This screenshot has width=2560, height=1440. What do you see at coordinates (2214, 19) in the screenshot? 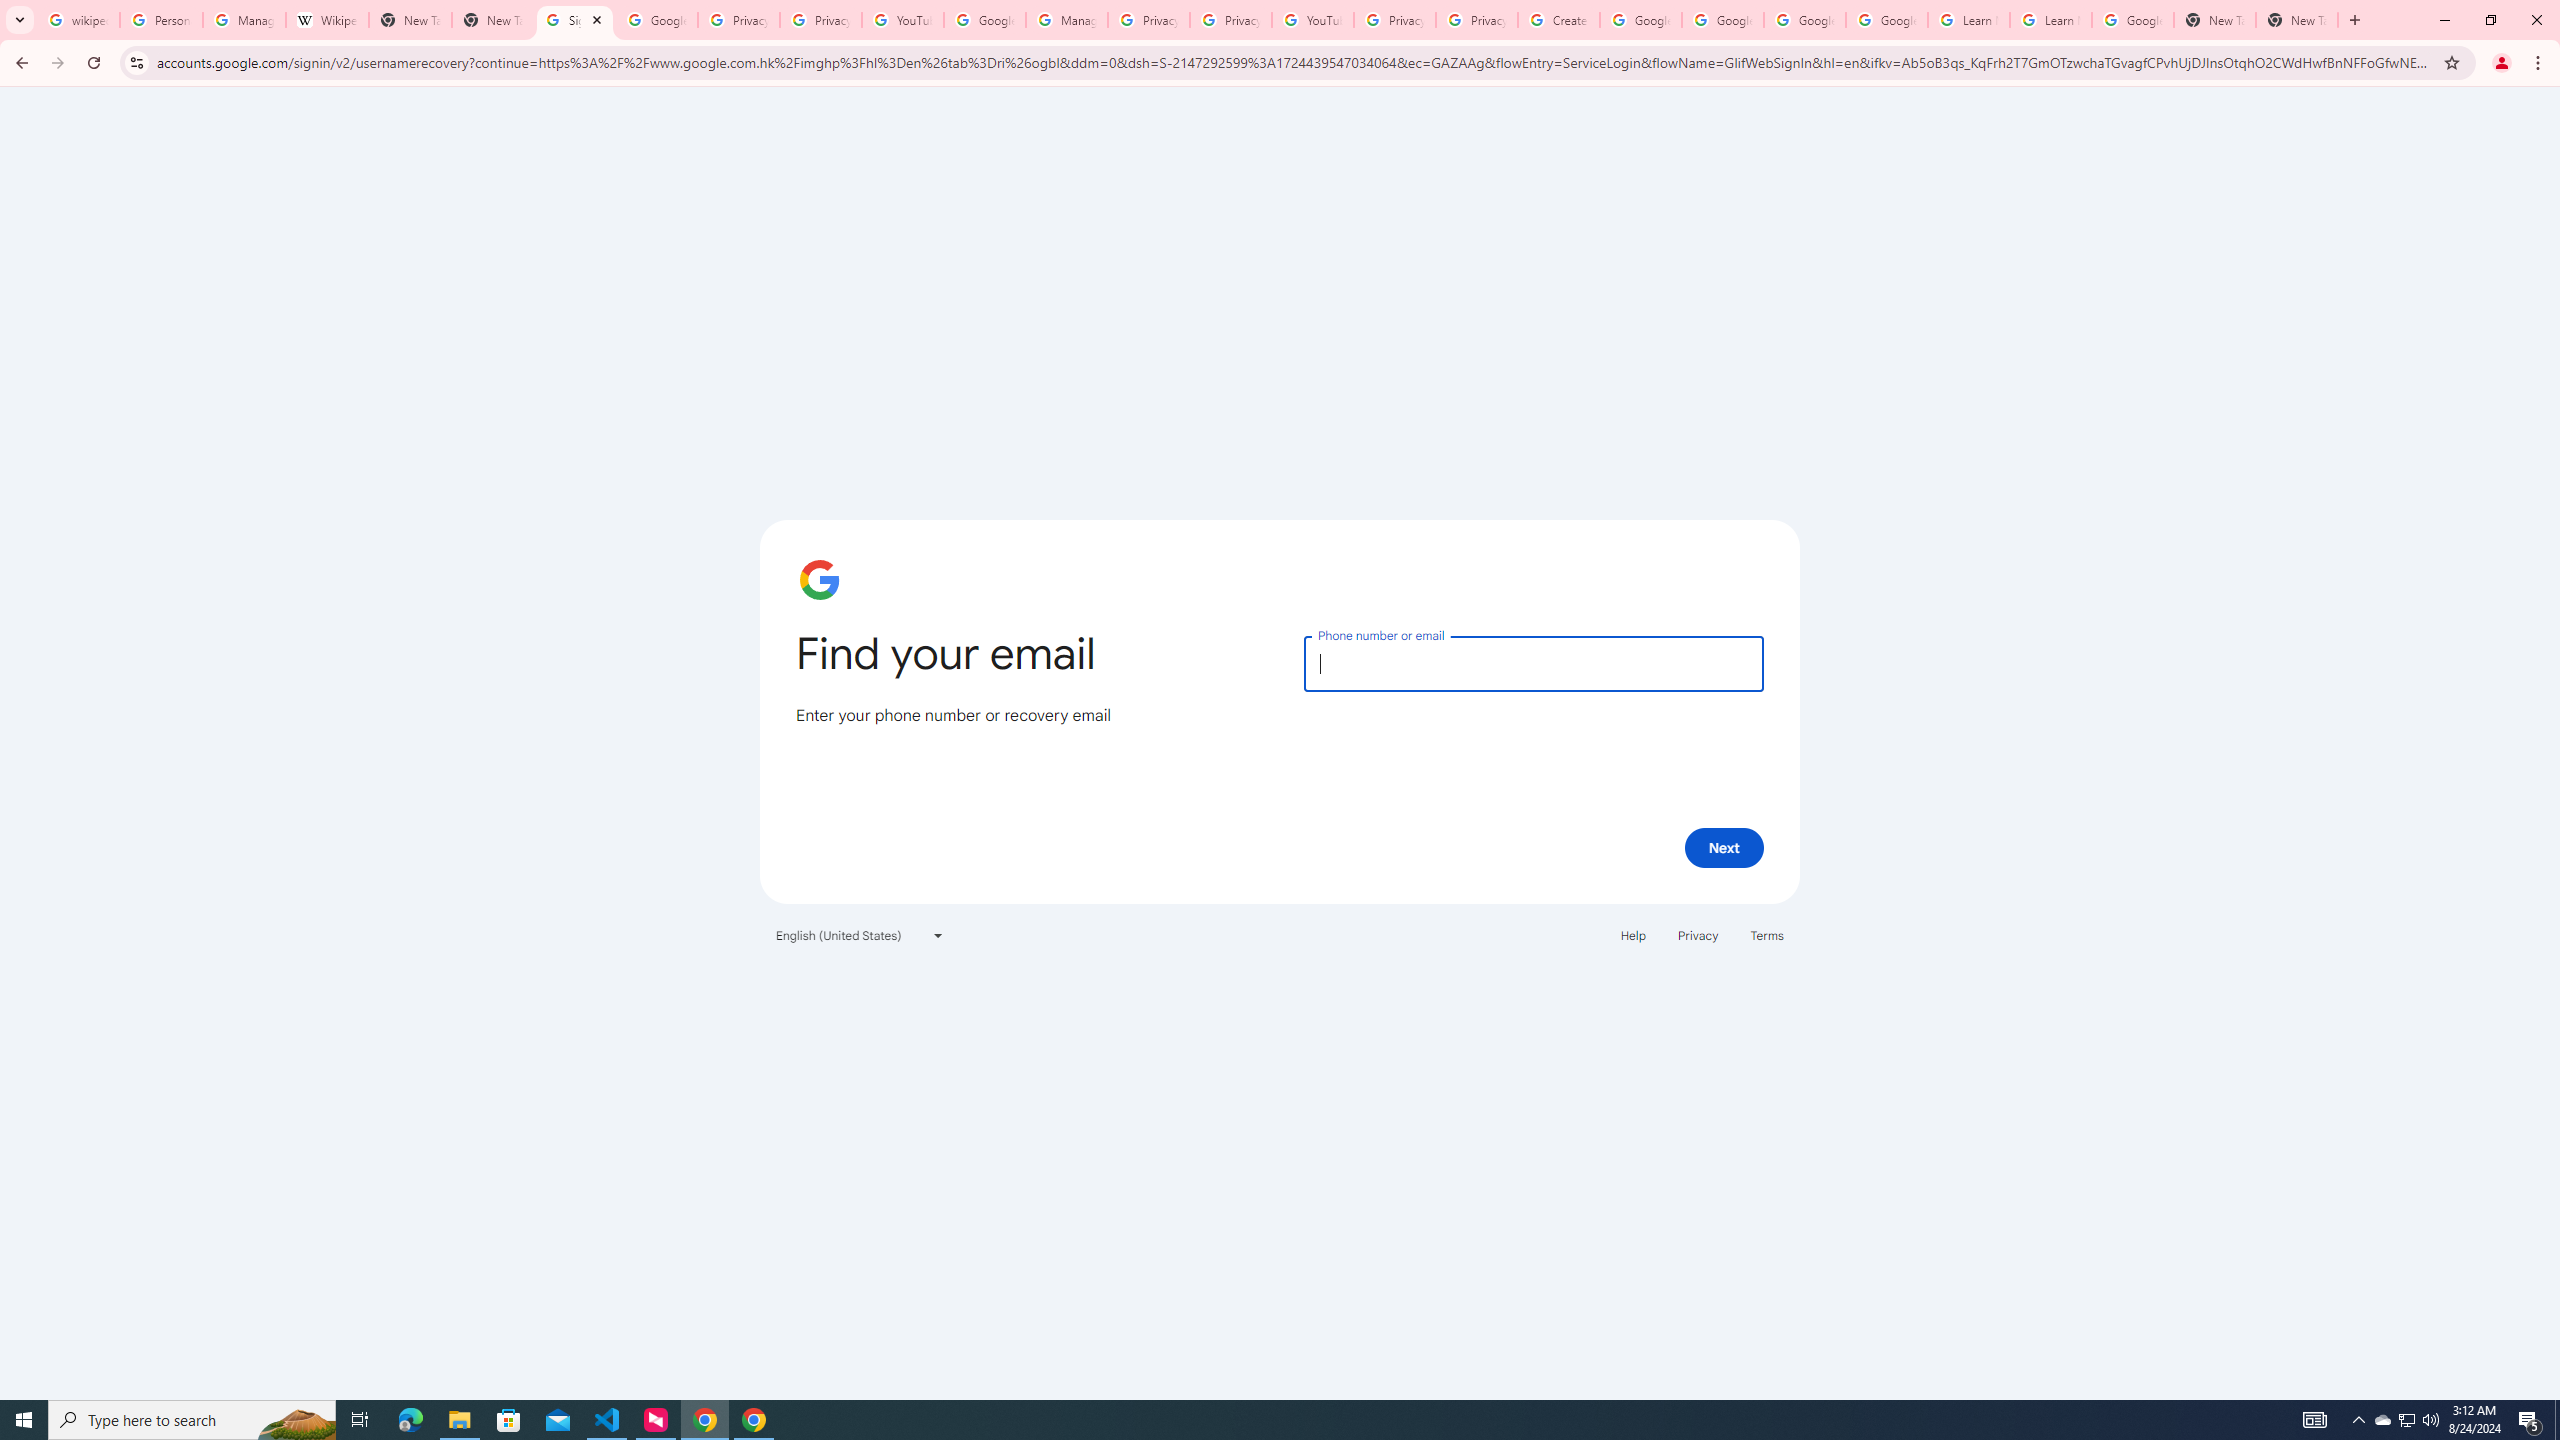
I see `'New Tab'` at bounding box center [2214, 19].